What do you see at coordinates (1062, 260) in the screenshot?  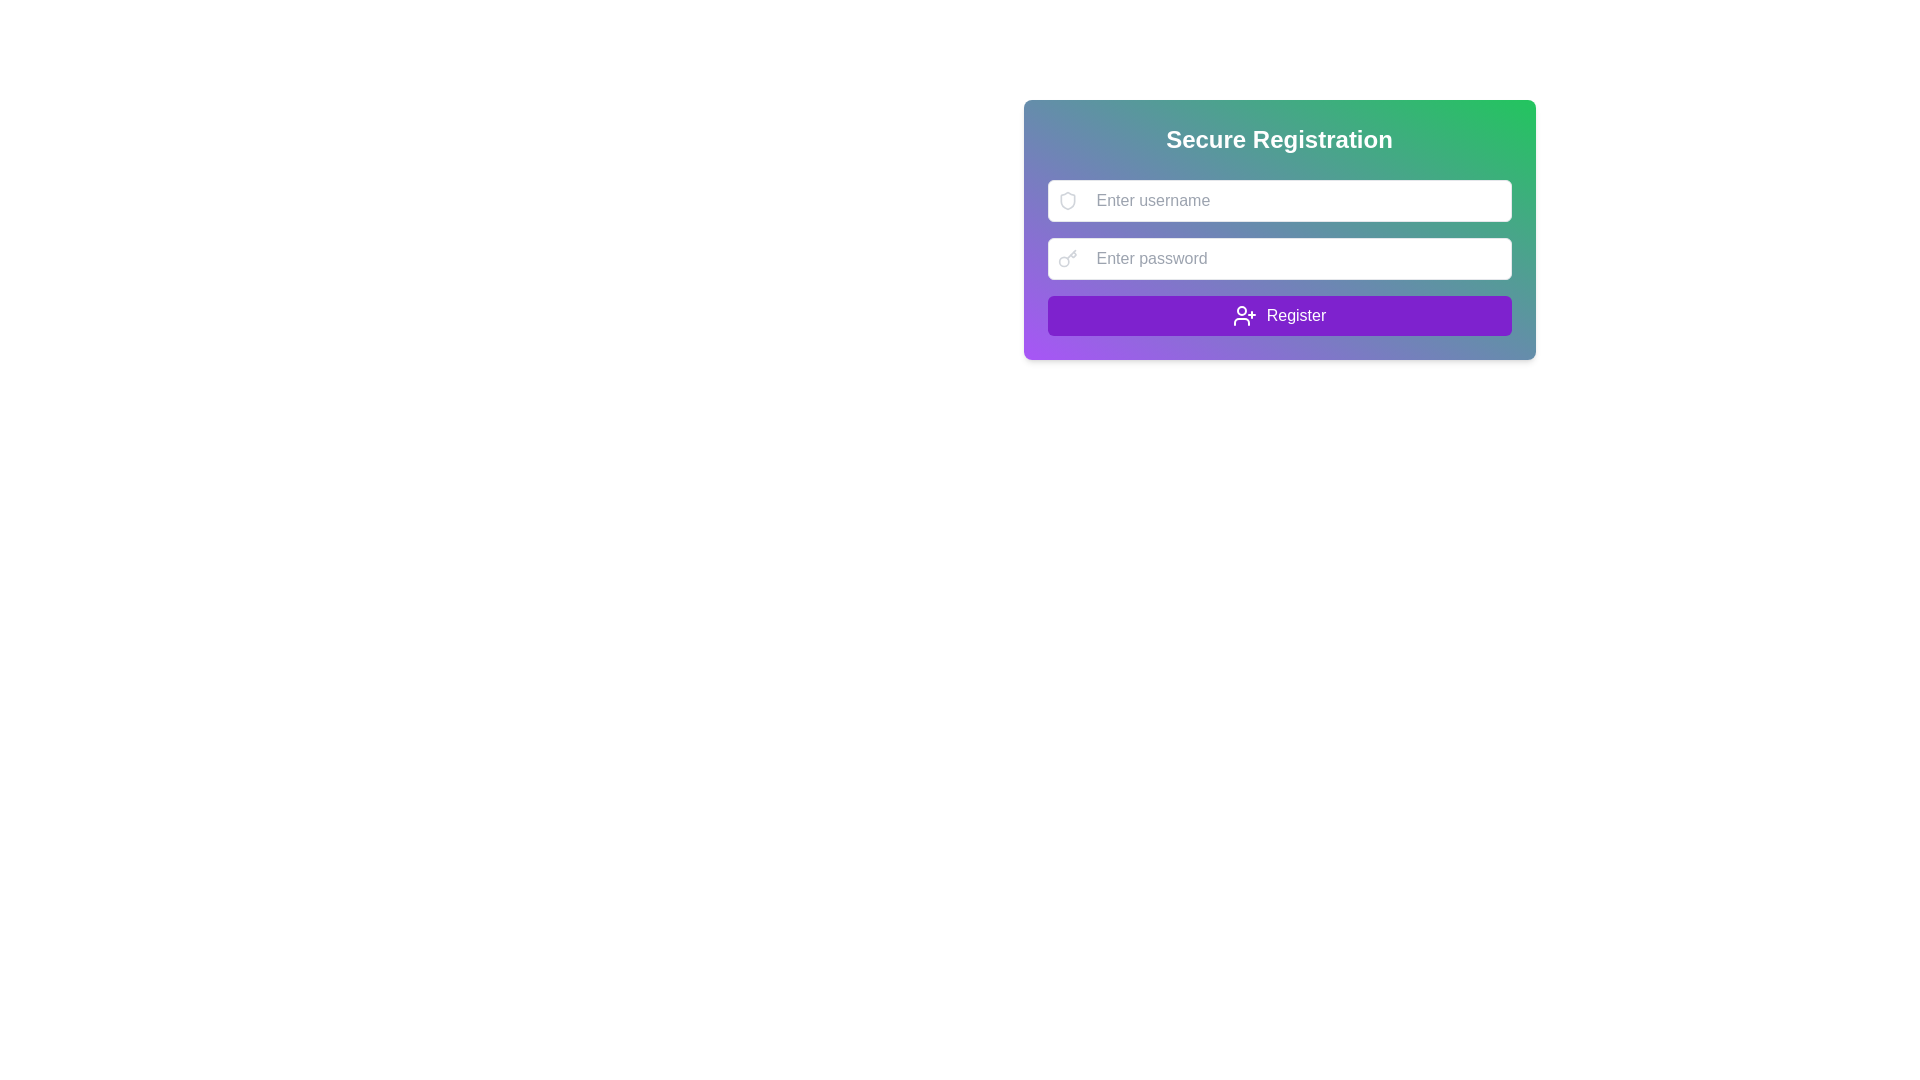 I see `the circular icon element located to the left of the 'Enter password' text field in the registration interface` at bounding box center [1062, 260].